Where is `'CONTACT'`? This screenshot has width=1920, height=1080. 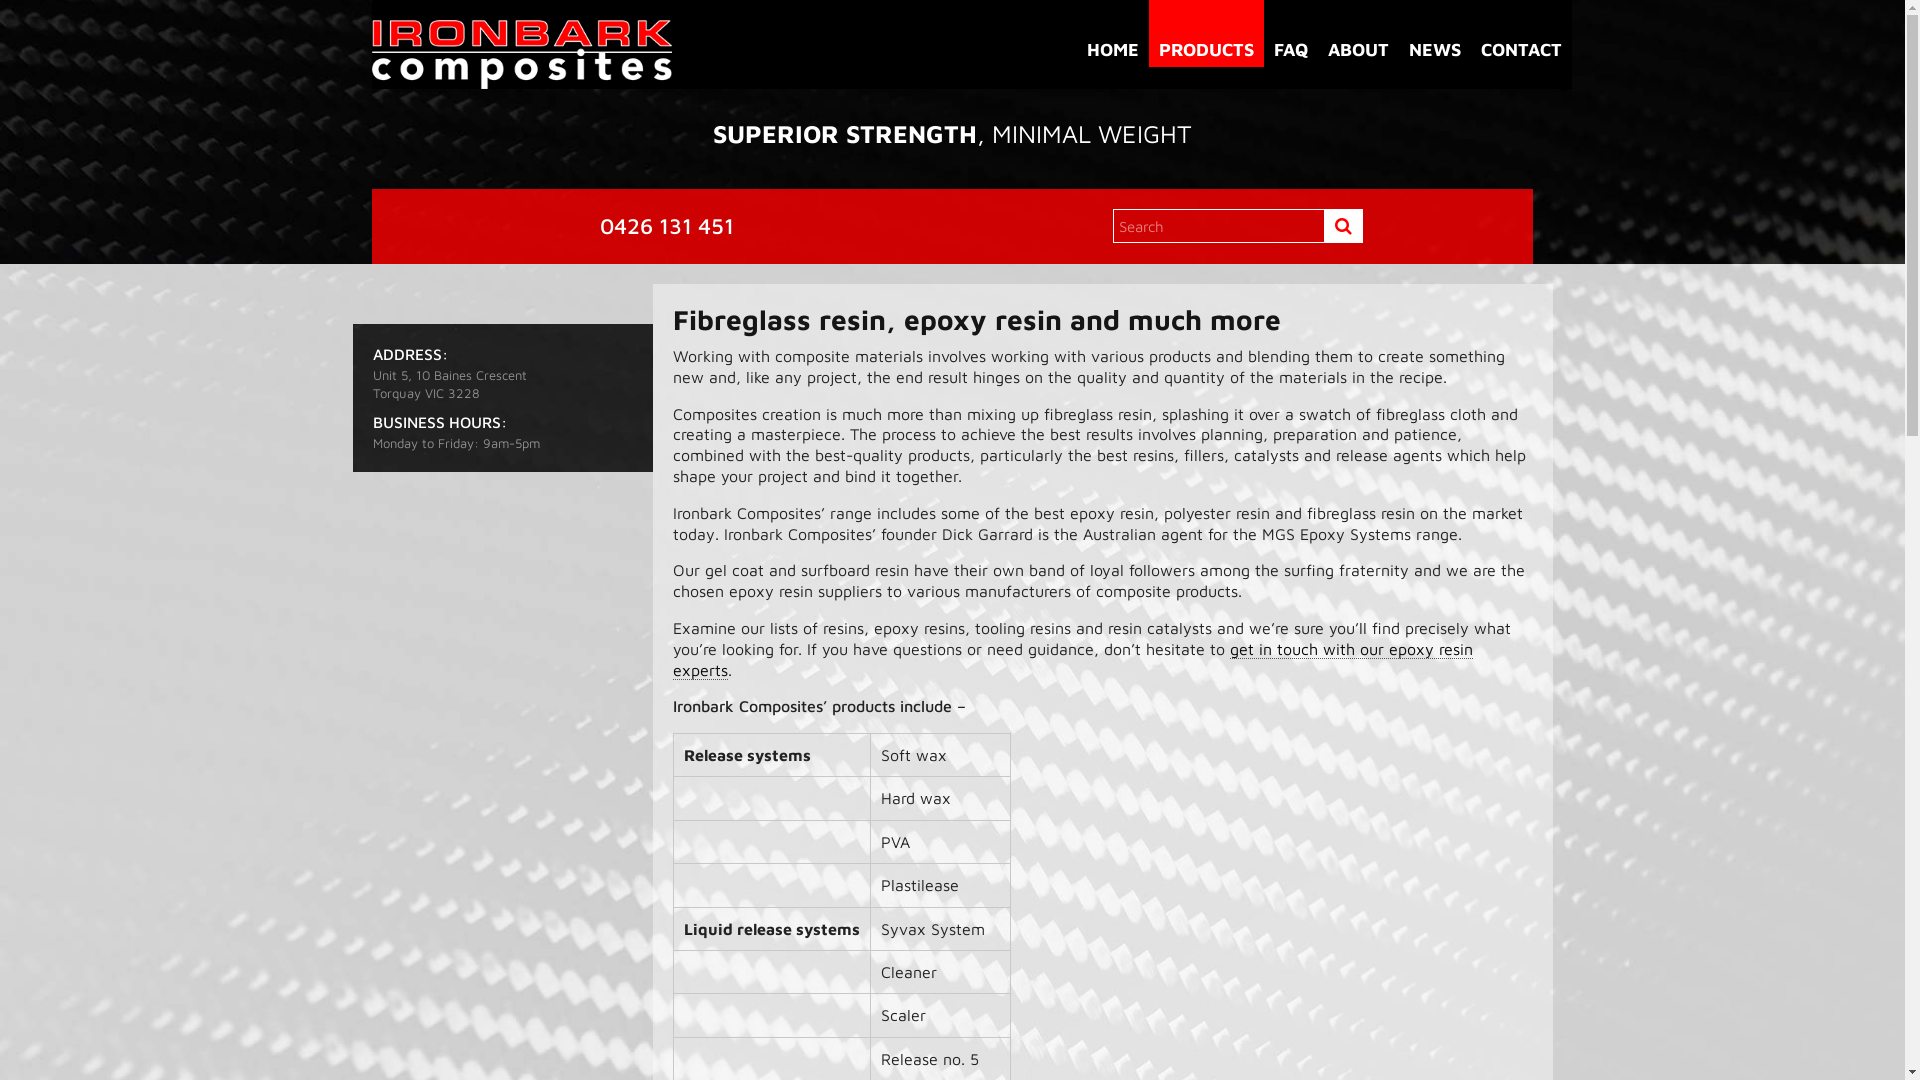
'CONTACT' is located at coordinates (1520, 33).